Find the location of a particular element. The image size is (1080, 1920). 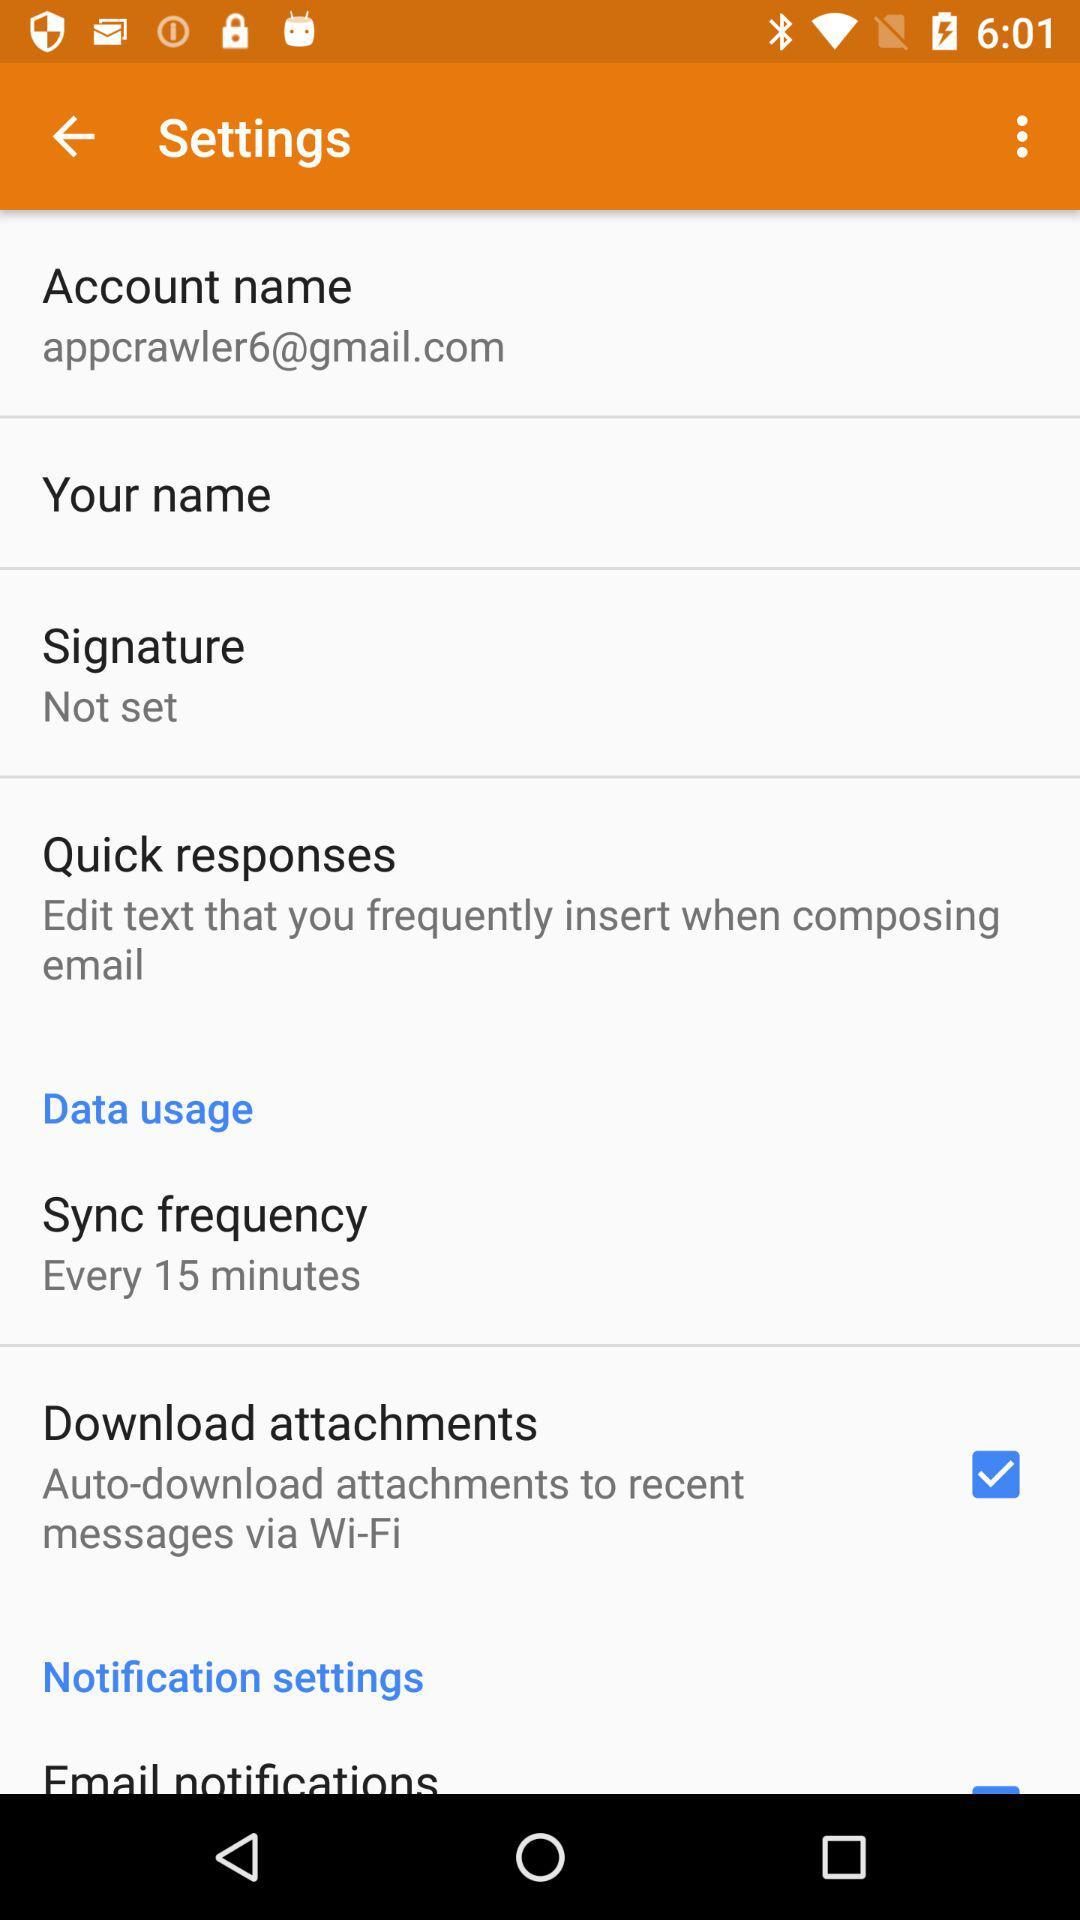

item above sync frequency is located at coordinates (540, 1084).